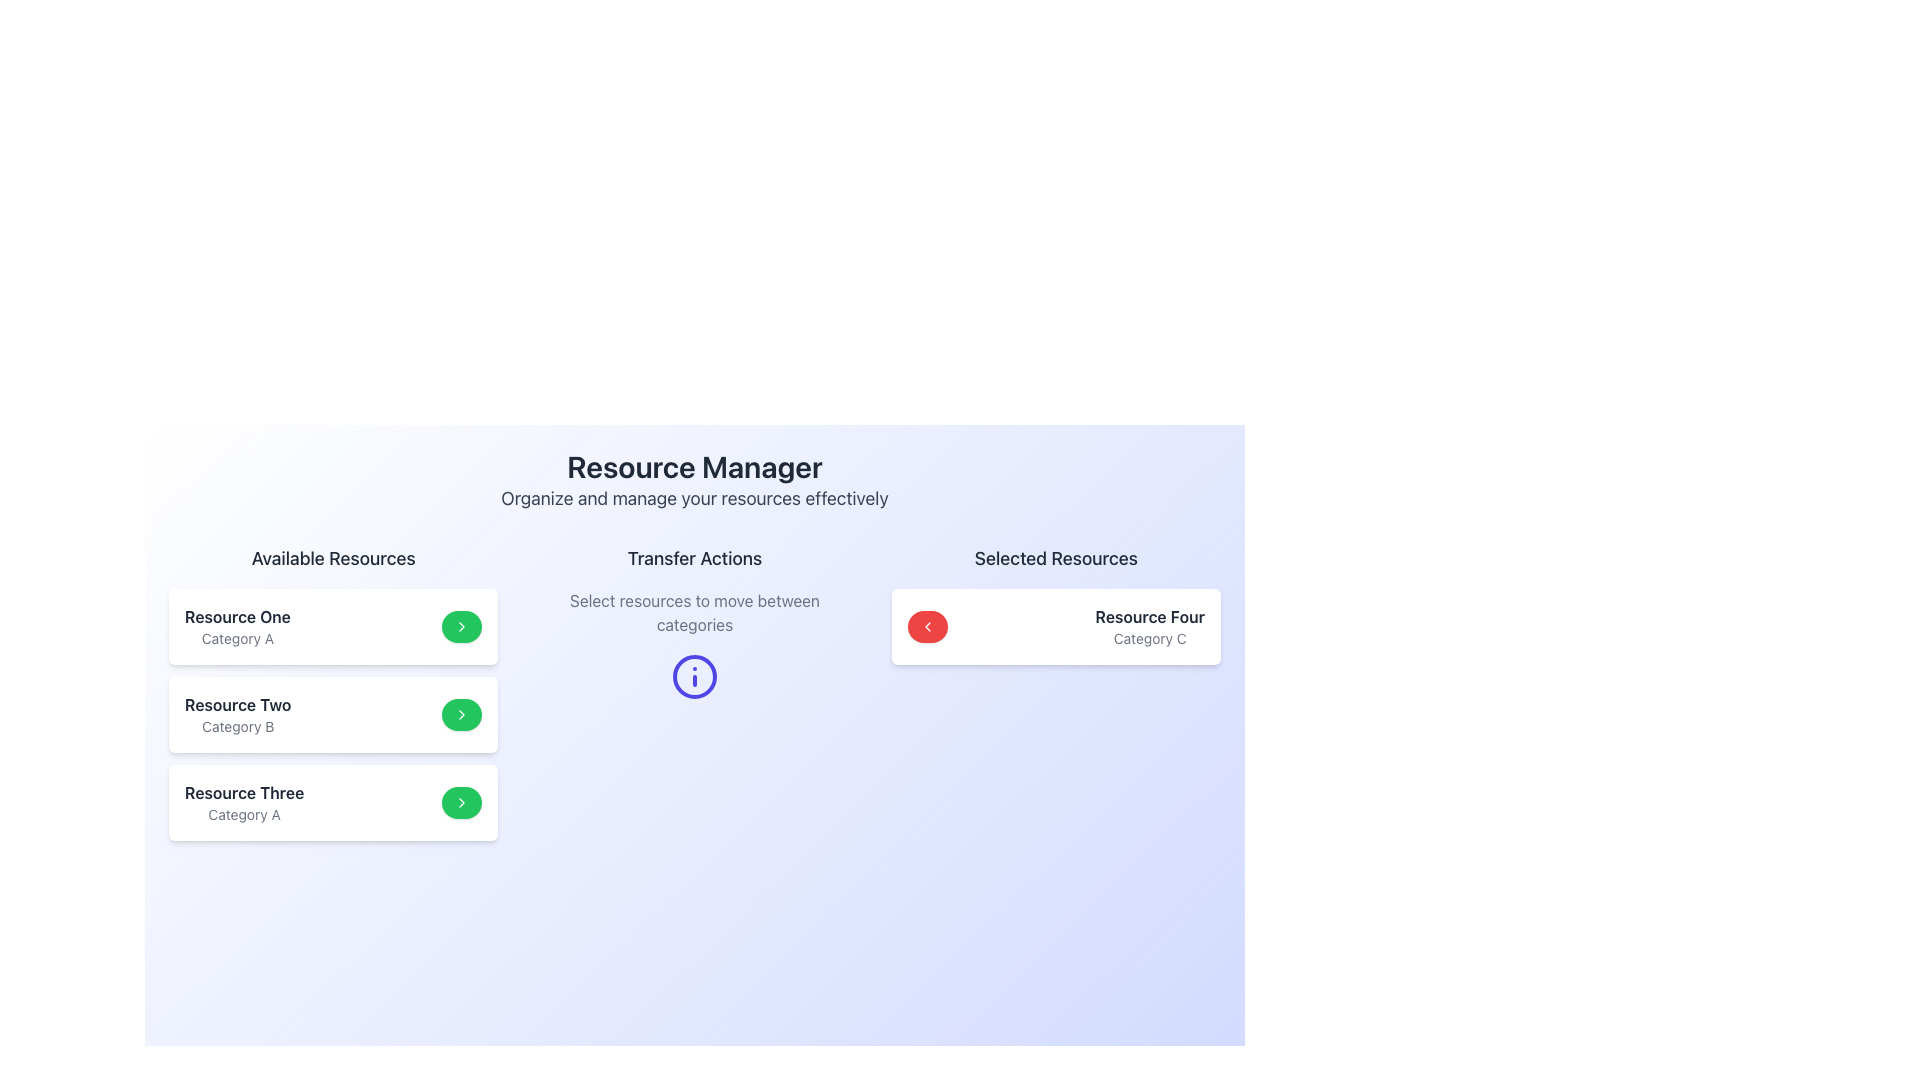 The width and height of the screenshot is (1920, 1080). Describe the element at coordinates (333, 801) in the screenshot. I see `the green circular button representing 'Resource Three'` at that location.